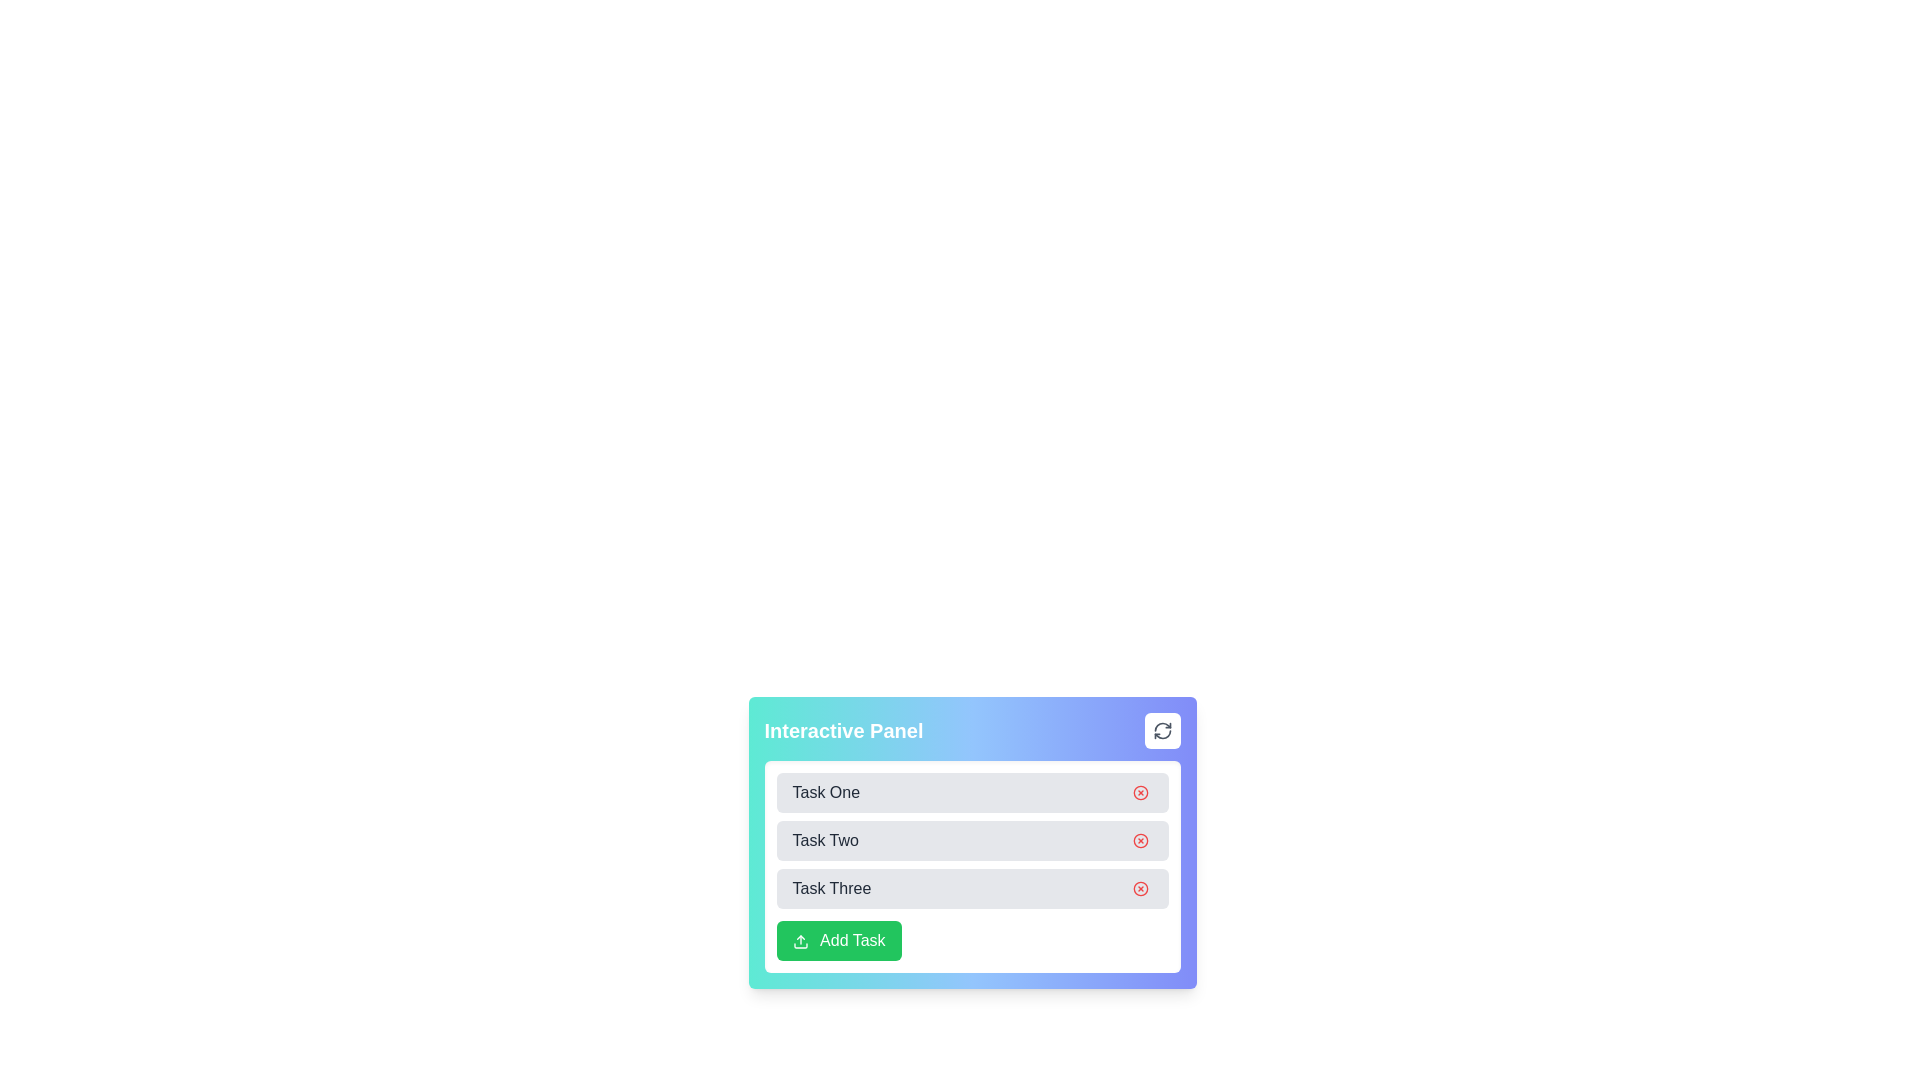 The image size is (1920, 1080). What do you see at coordinates (1140, 840) in the screenshot?
I see `the SVG circle located in the 'Task Two' row of the interactive panel` at bounding box center [1140, 840].